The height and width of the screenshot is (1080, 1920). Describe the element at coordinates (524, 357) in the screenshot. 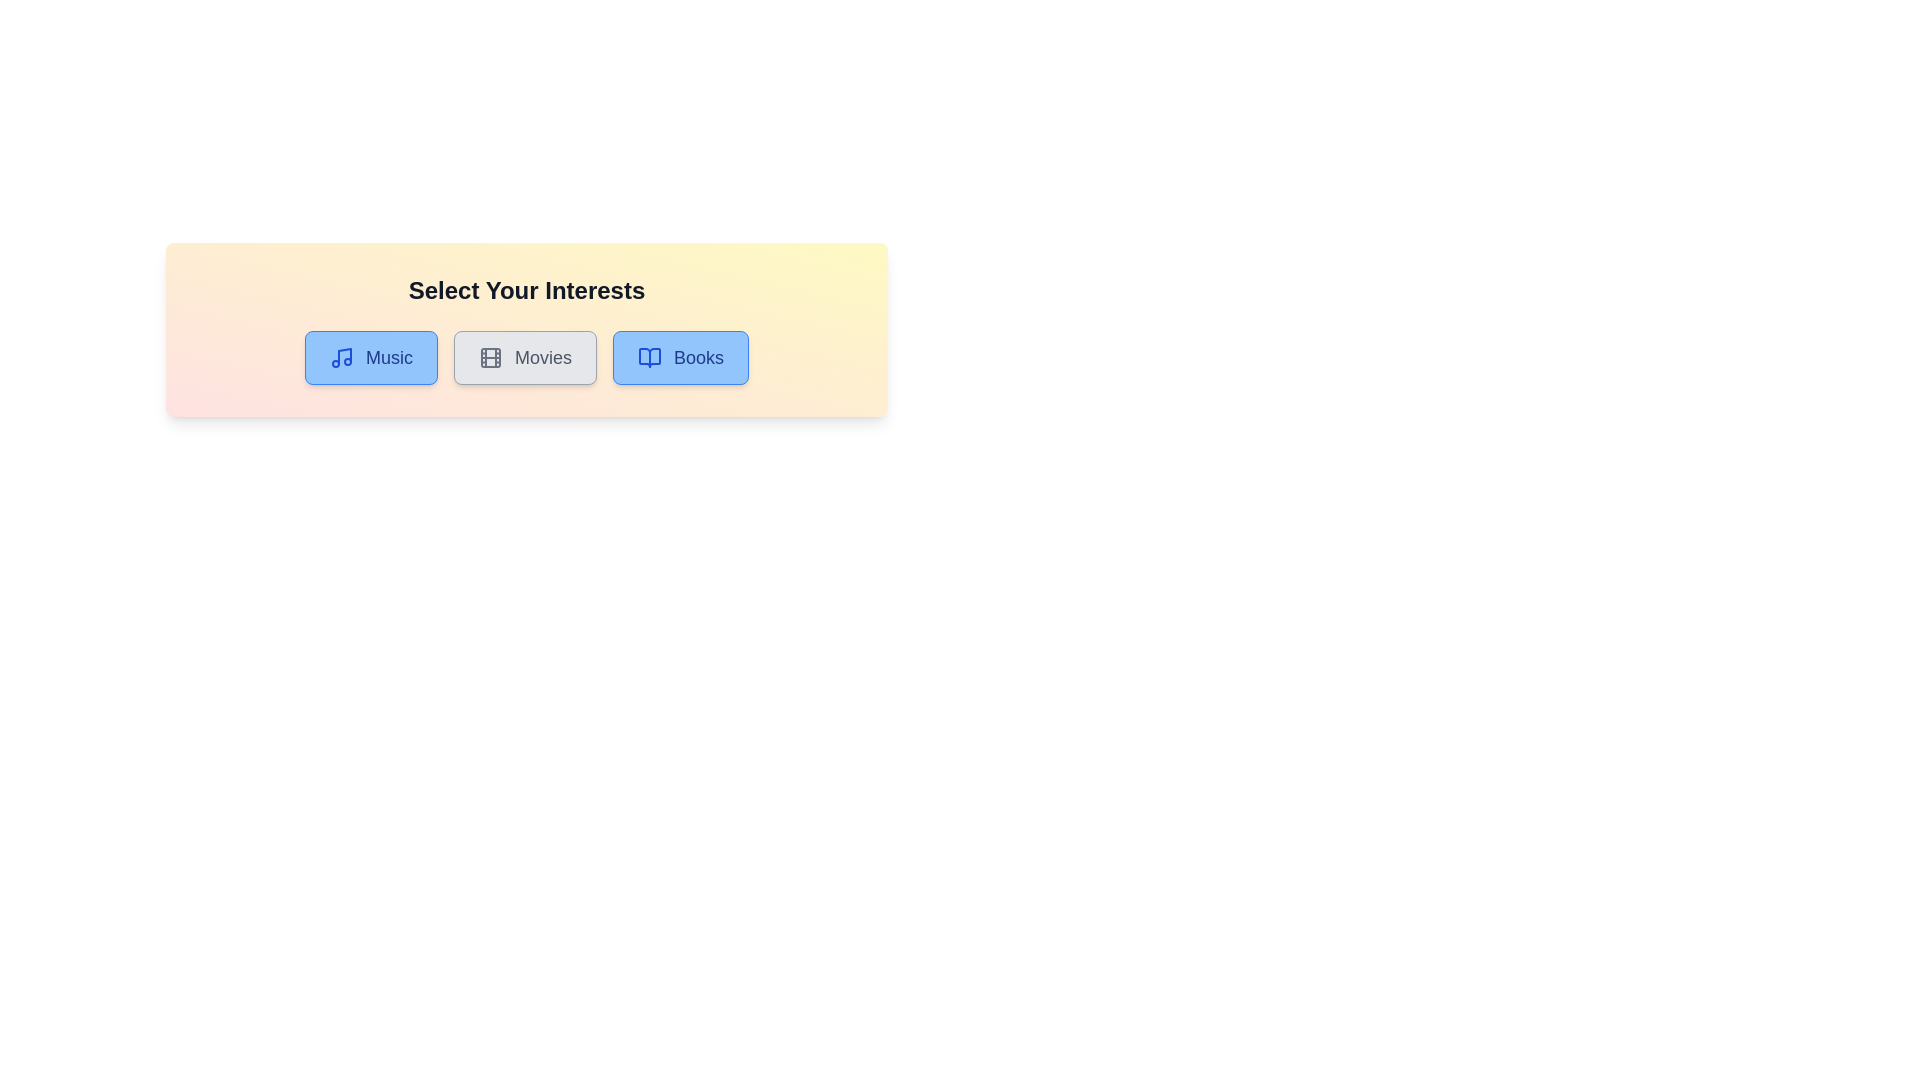

I see `the interest Movies by clicking its button` at that location.